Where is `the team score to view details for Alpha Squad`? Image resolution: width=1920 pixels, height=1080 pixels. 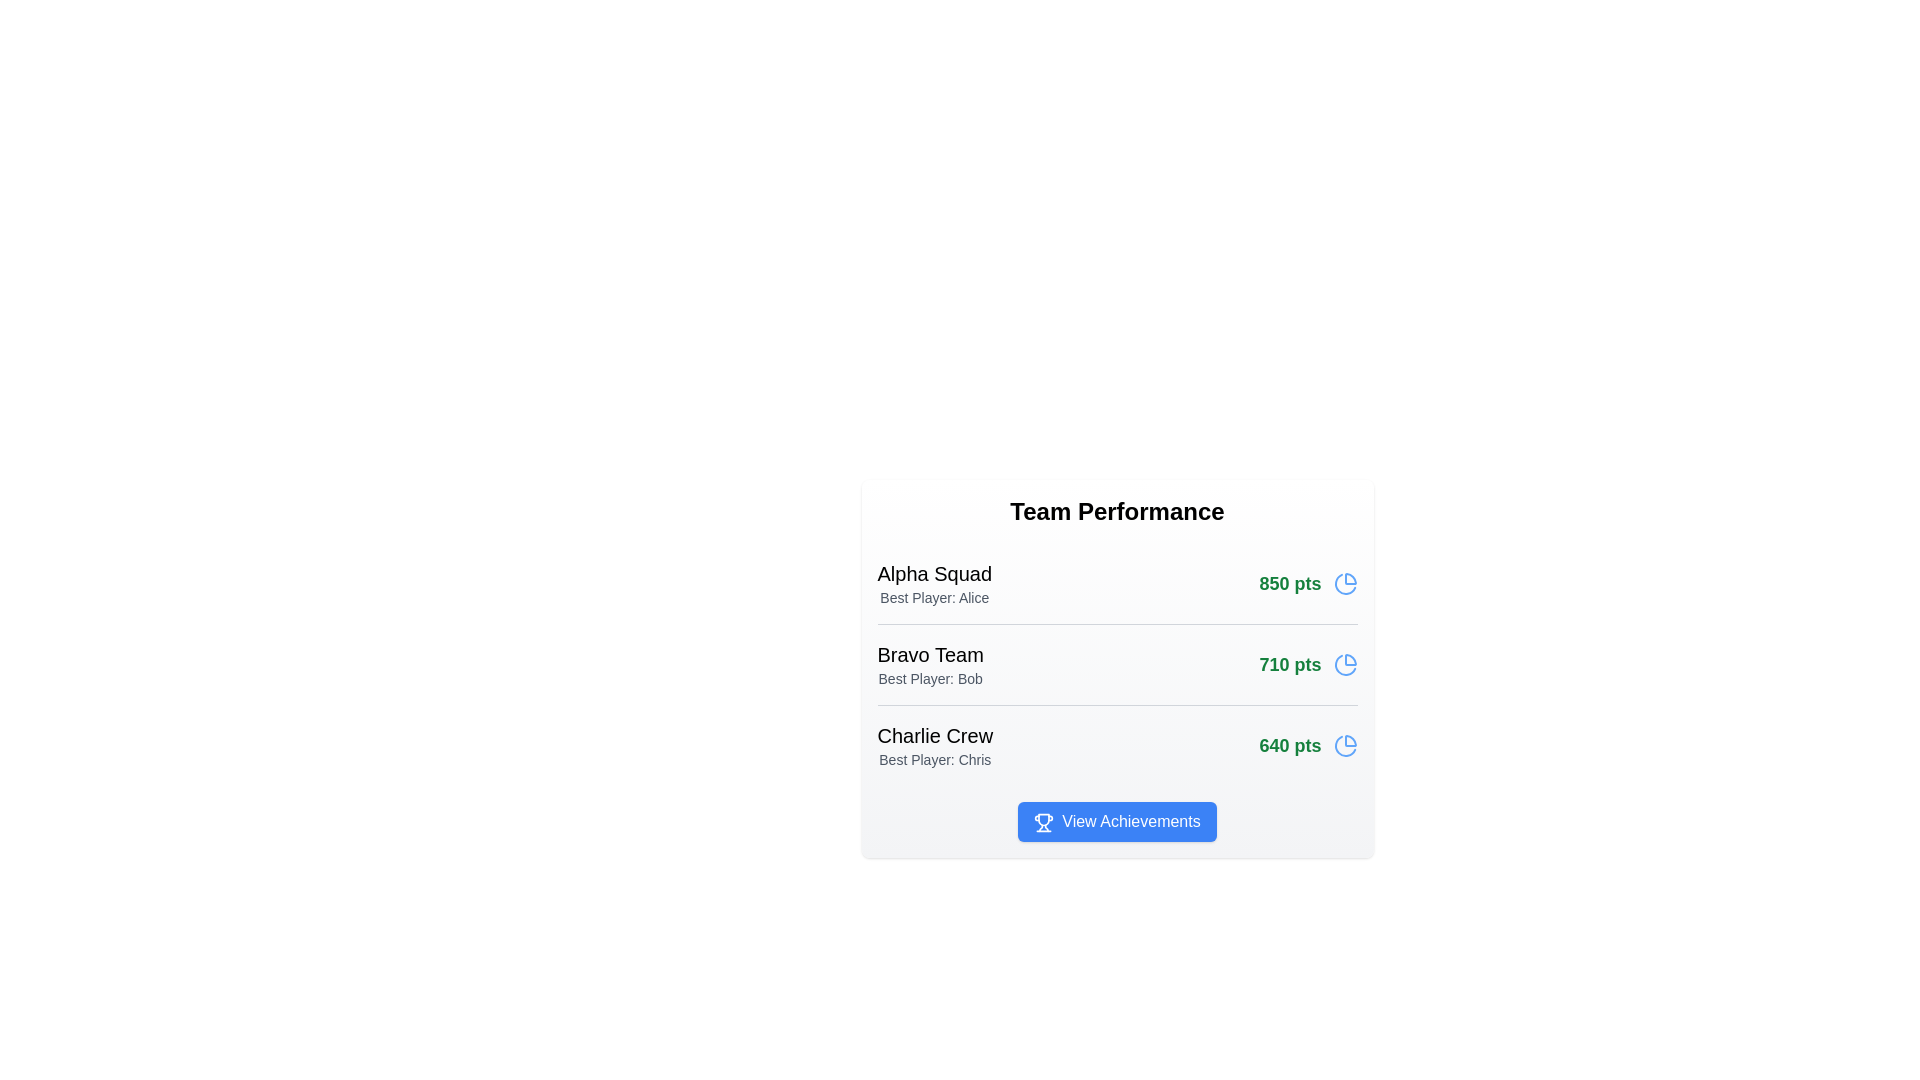 the team score to view details for Alpha Squad is located at coordinates (1308, 583).